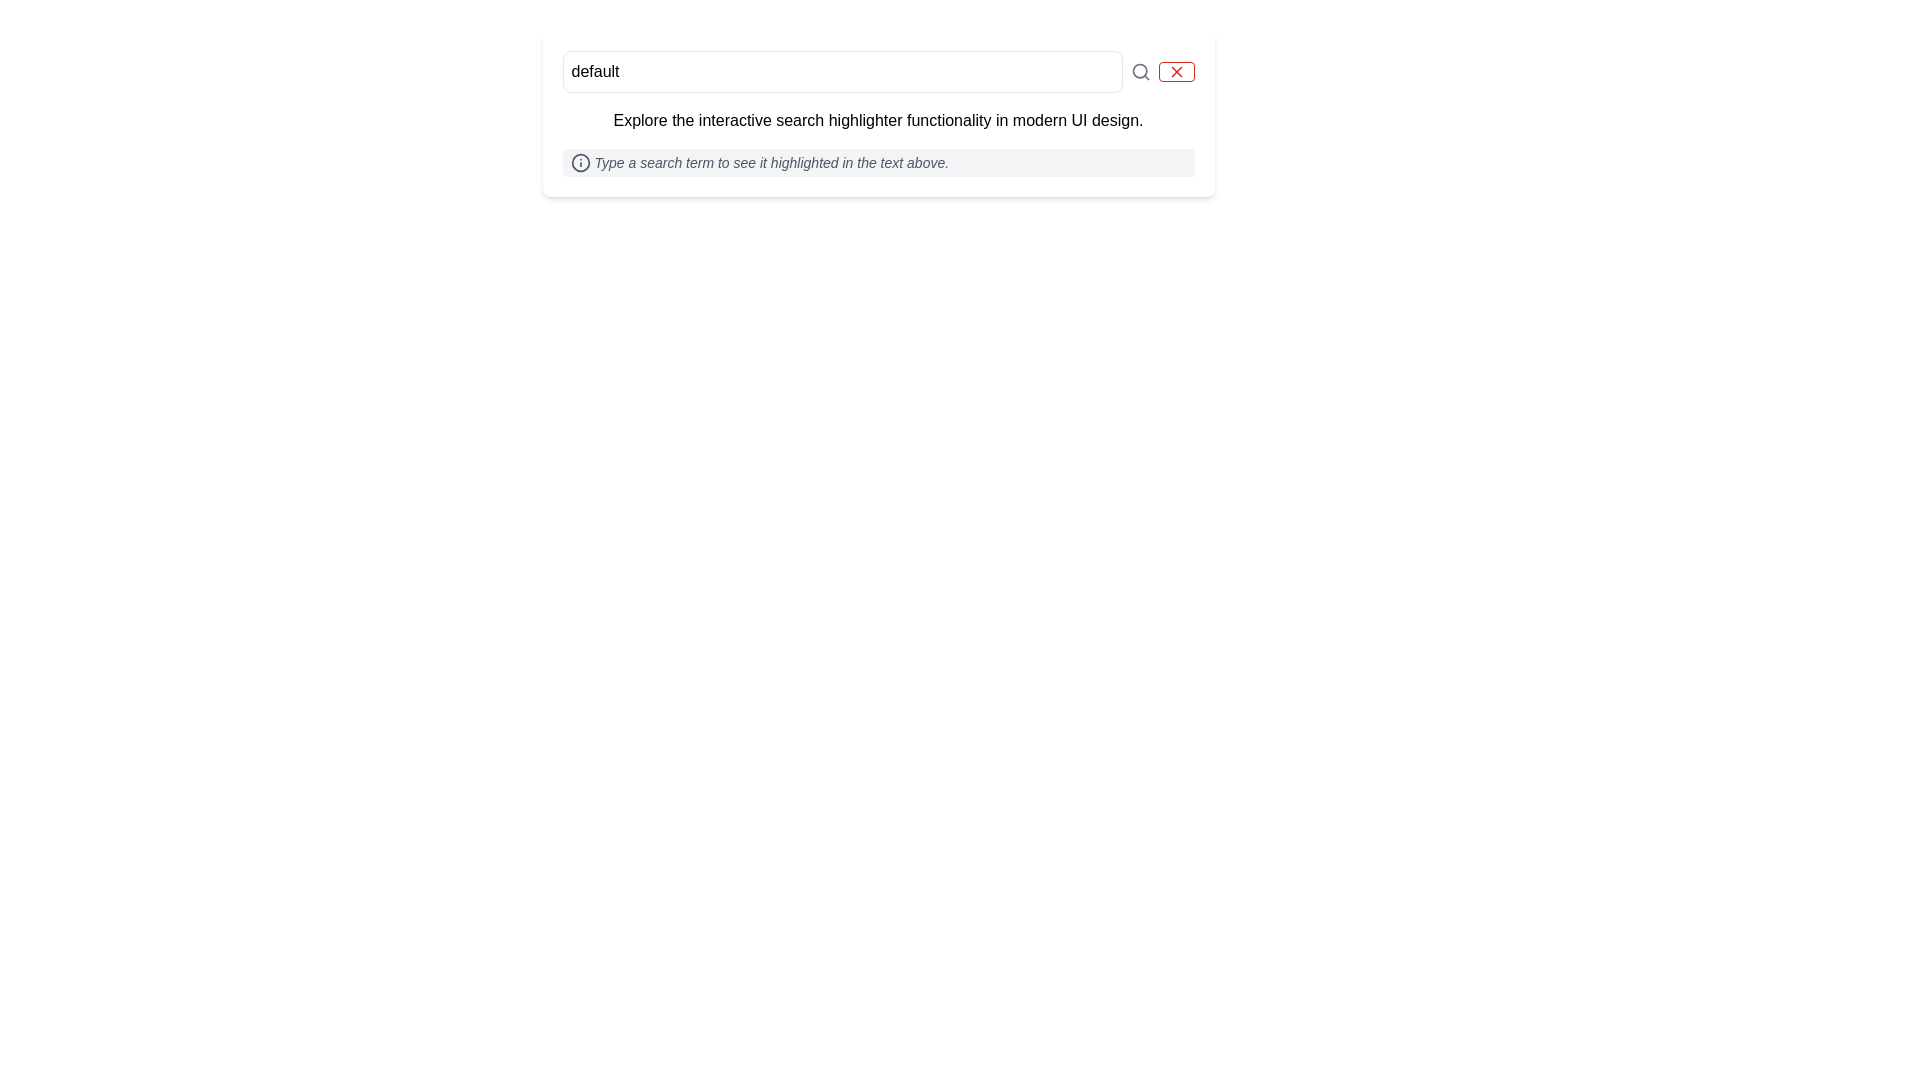  I want to click on the SVG circle that serves as a visual indicator for an icon located on the left side of the search bar, so click(579, 161).